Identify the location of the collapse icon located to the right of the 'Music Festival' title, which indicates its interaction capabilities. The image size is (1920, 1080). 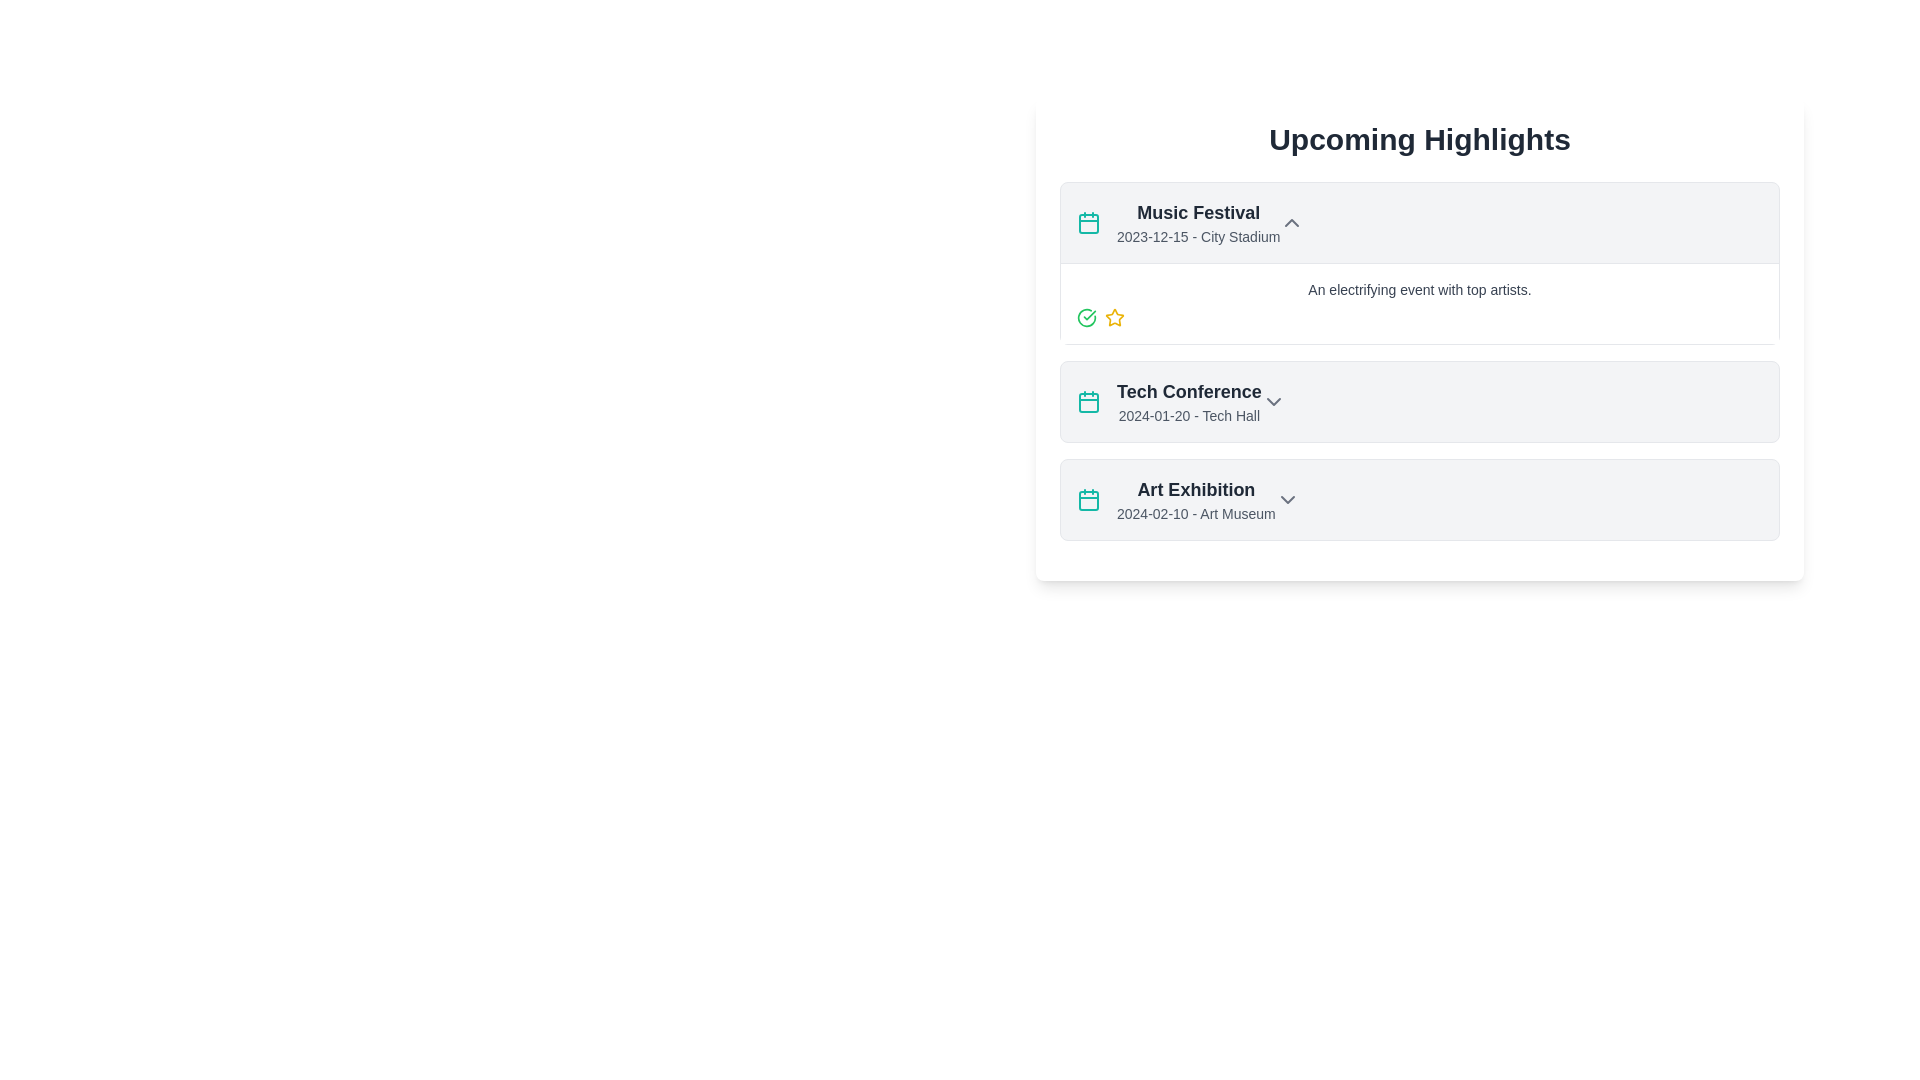
(1292, 223).